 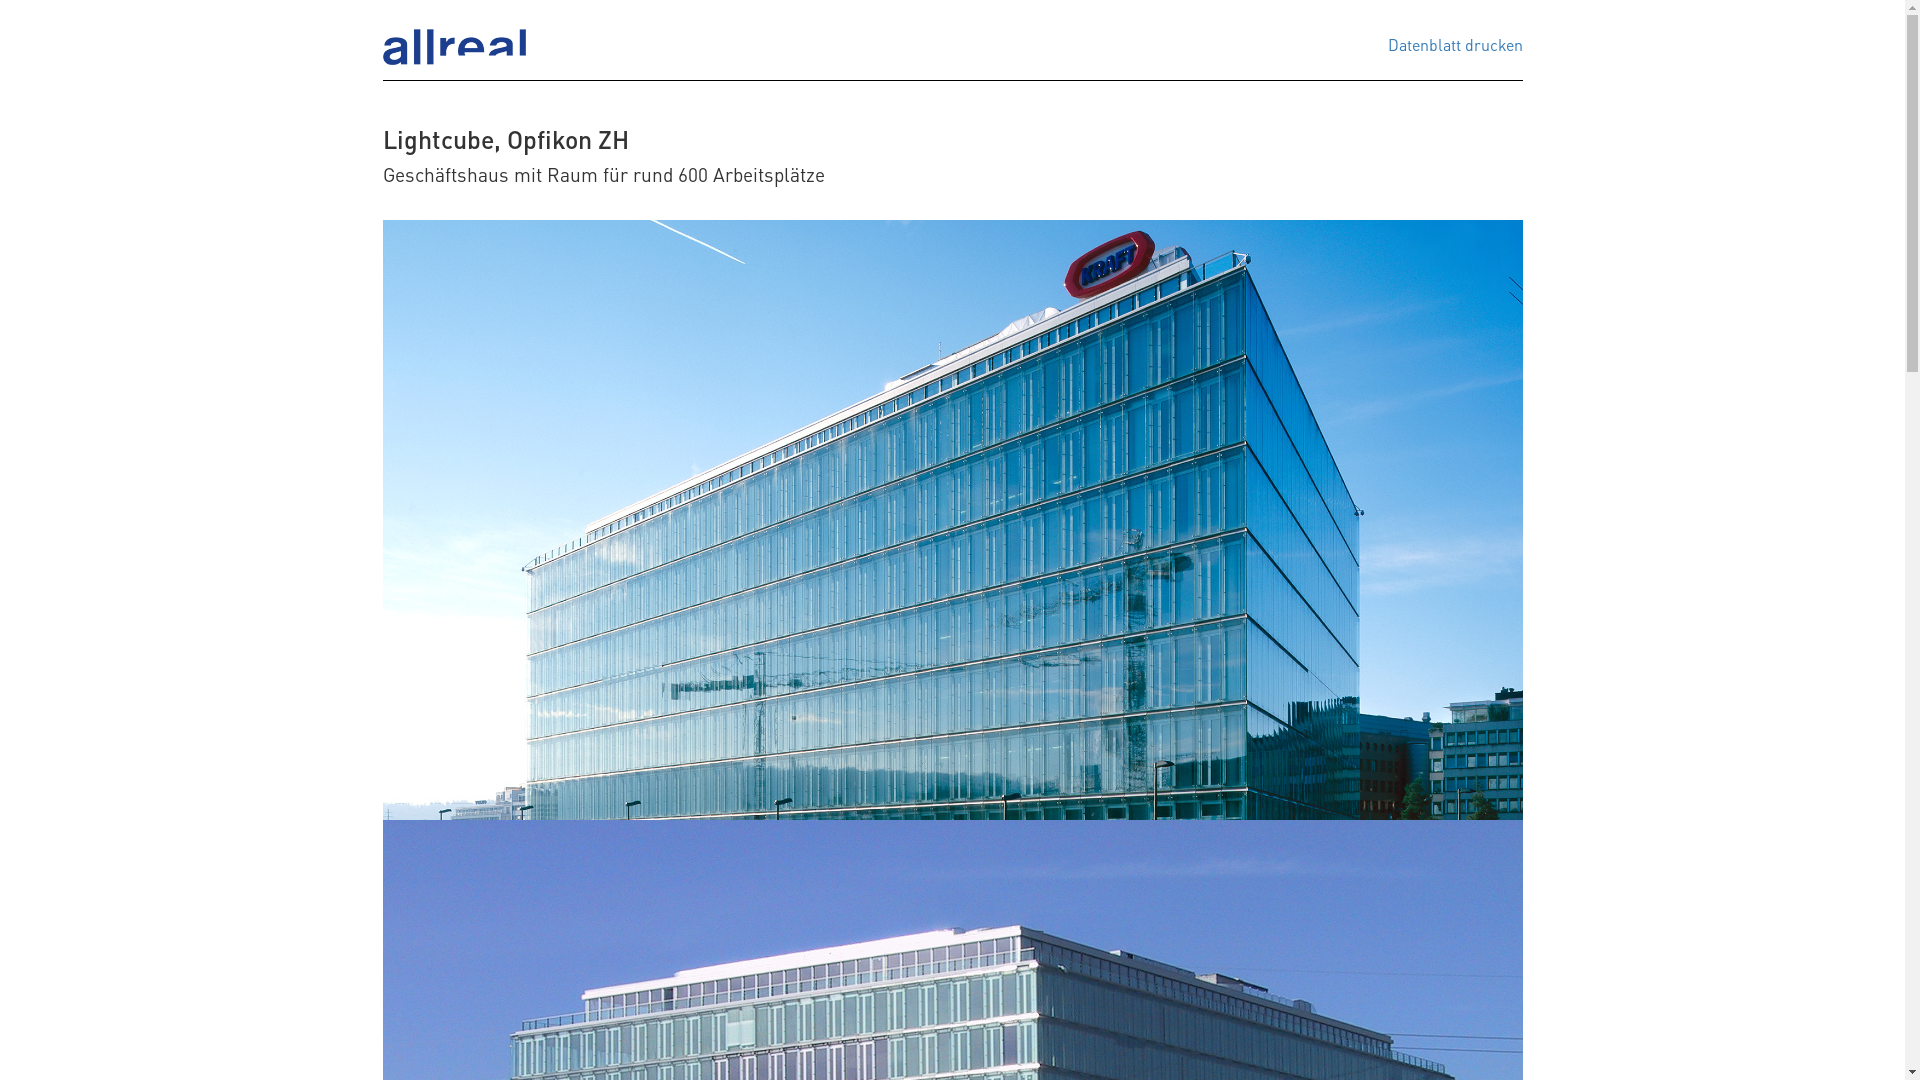 I want to click on 'Datenblatt drucken', so click(x=1386, y=44).